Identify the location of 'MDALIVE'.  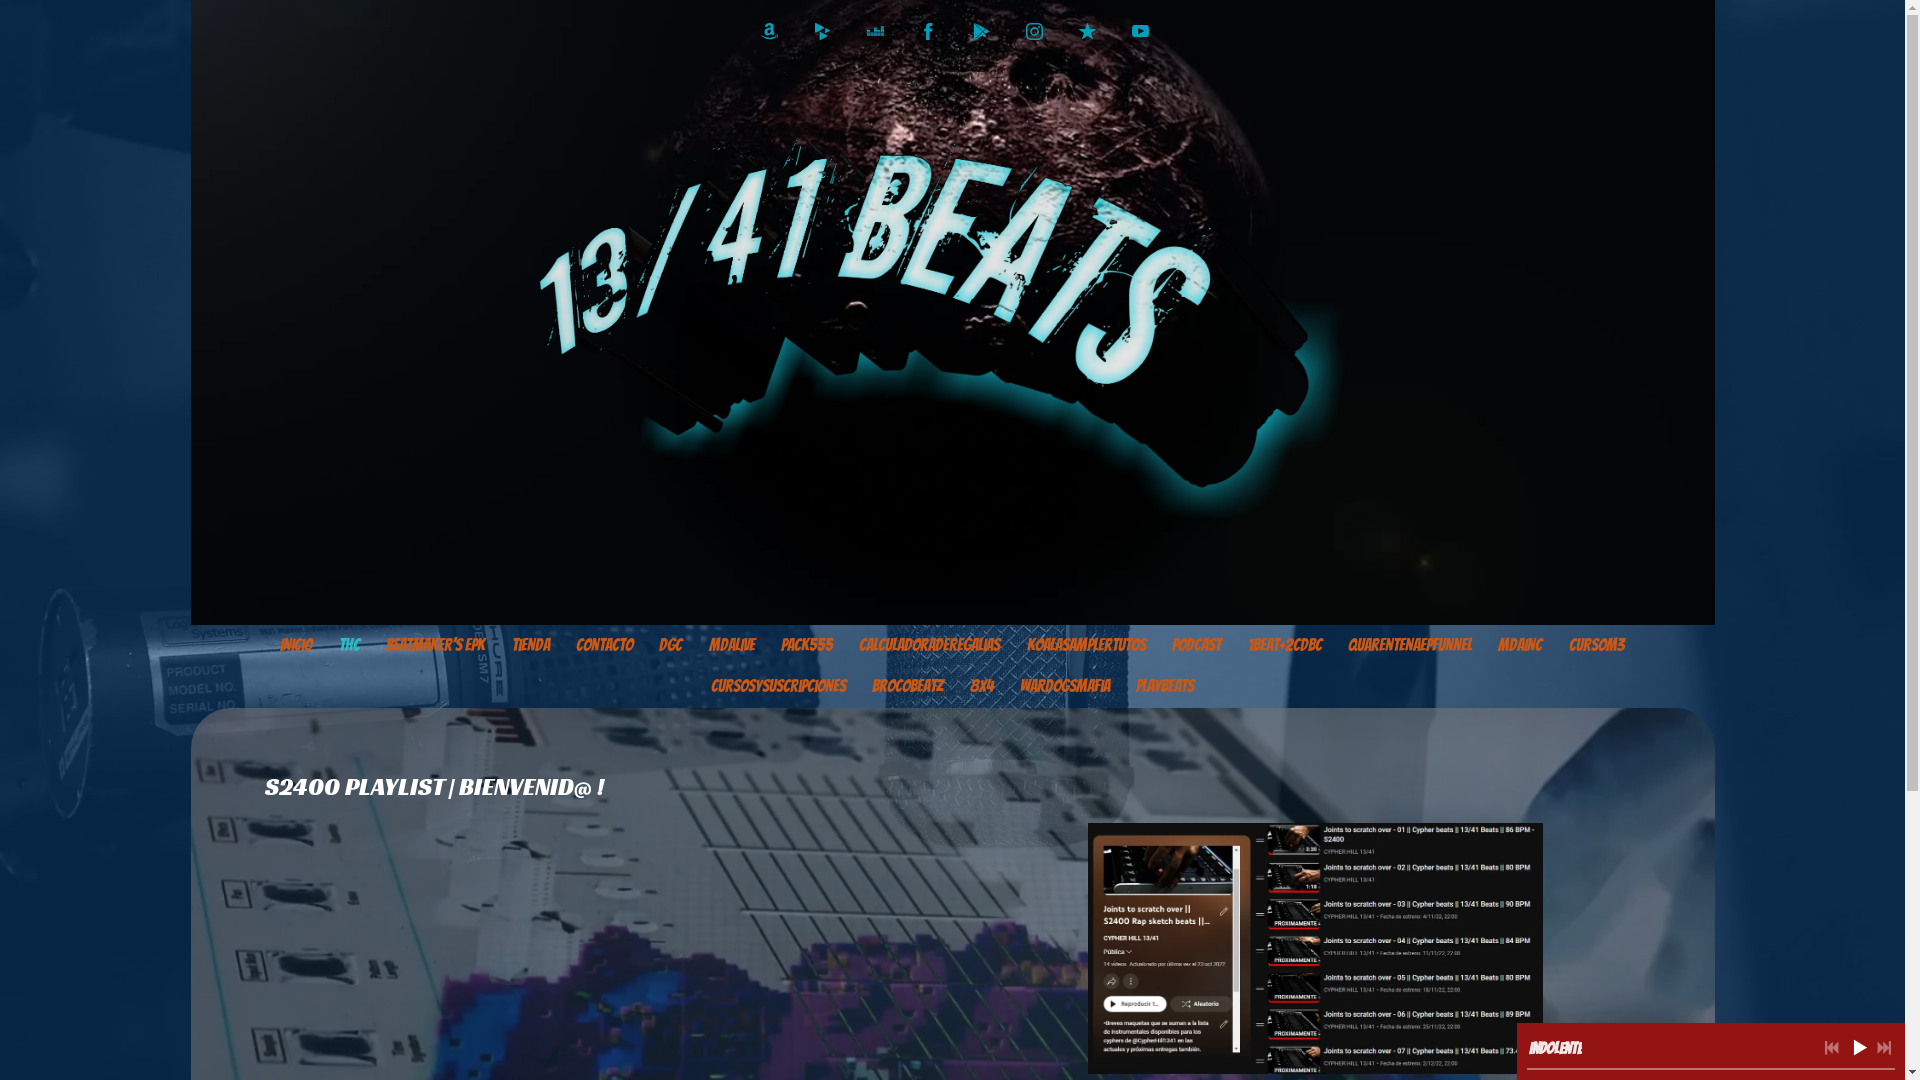
(695, 645).